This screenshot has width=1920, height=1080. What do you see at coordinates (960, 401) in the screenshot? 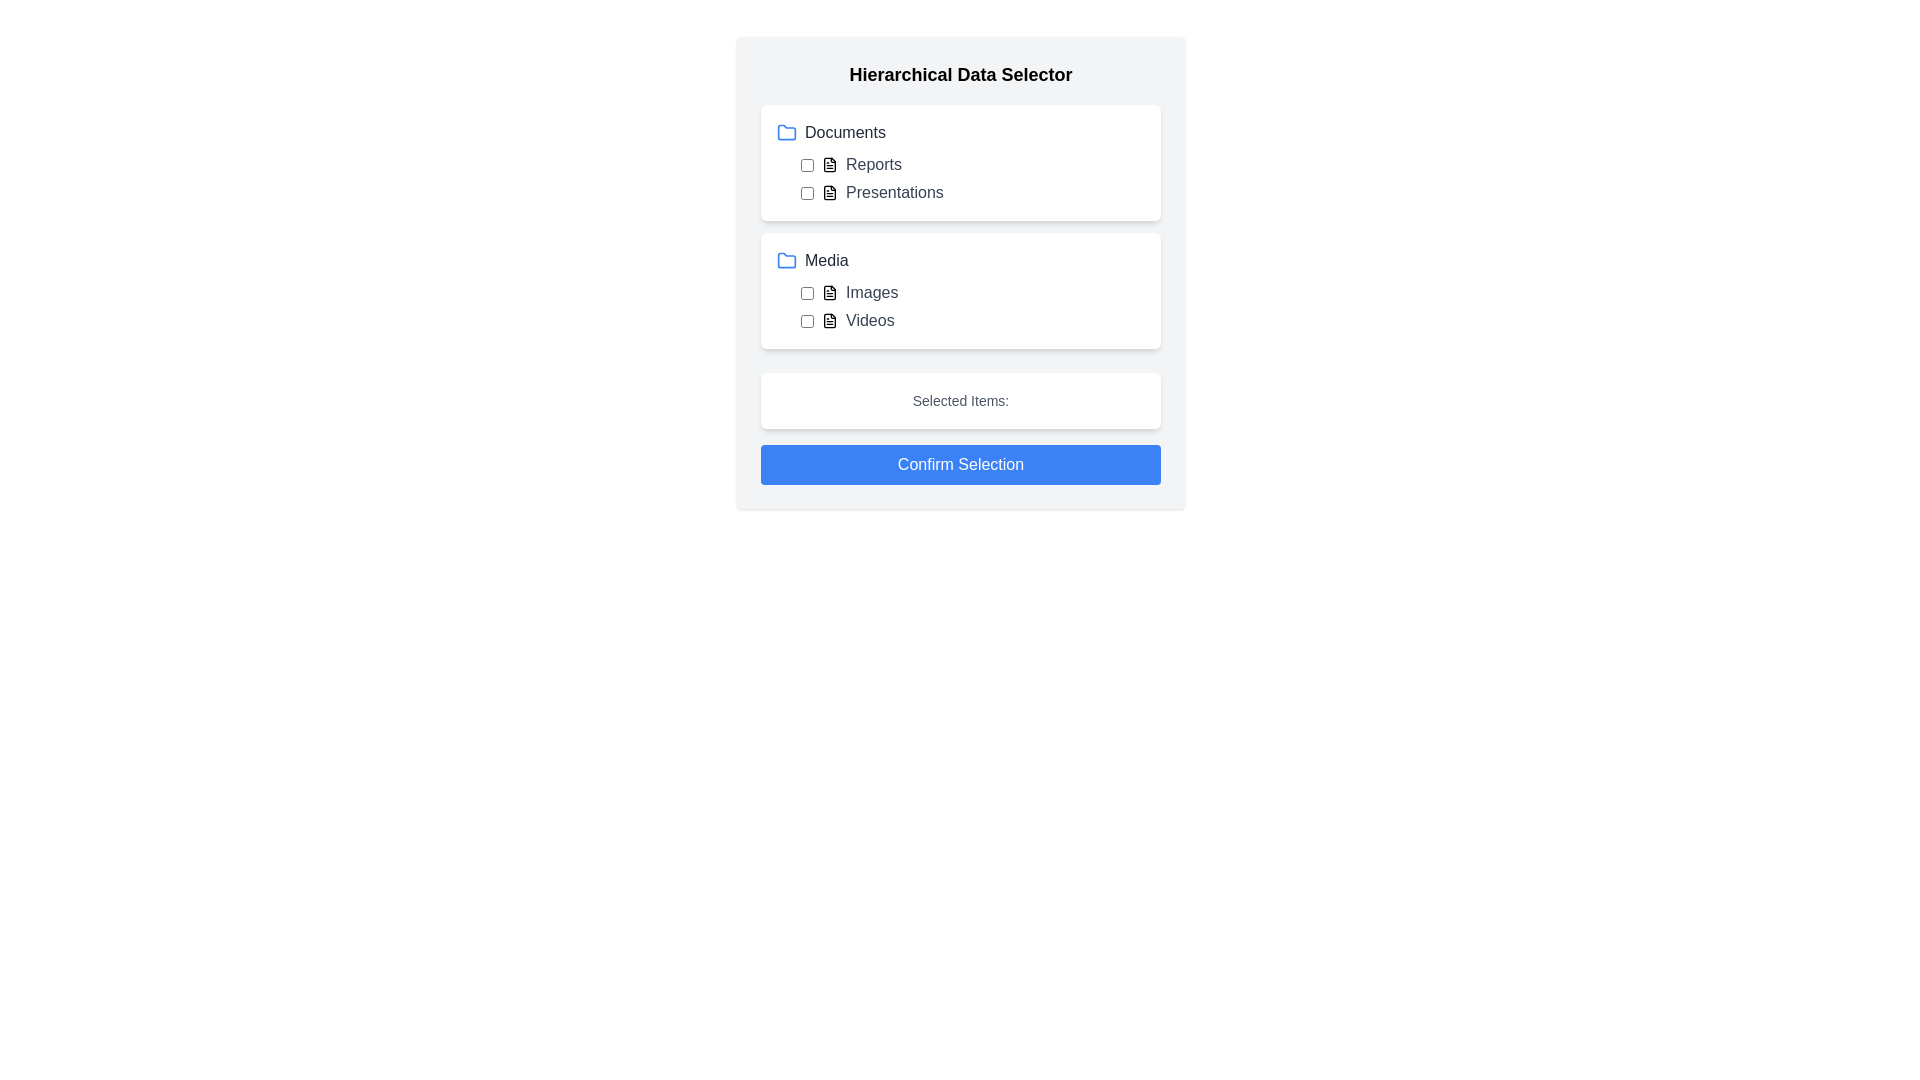
I see `the 'Selected Items:' text label, which is styled in a small, gray font and located within a white box above the 'Confirm Selection' button` at bounding box center [960, 401].